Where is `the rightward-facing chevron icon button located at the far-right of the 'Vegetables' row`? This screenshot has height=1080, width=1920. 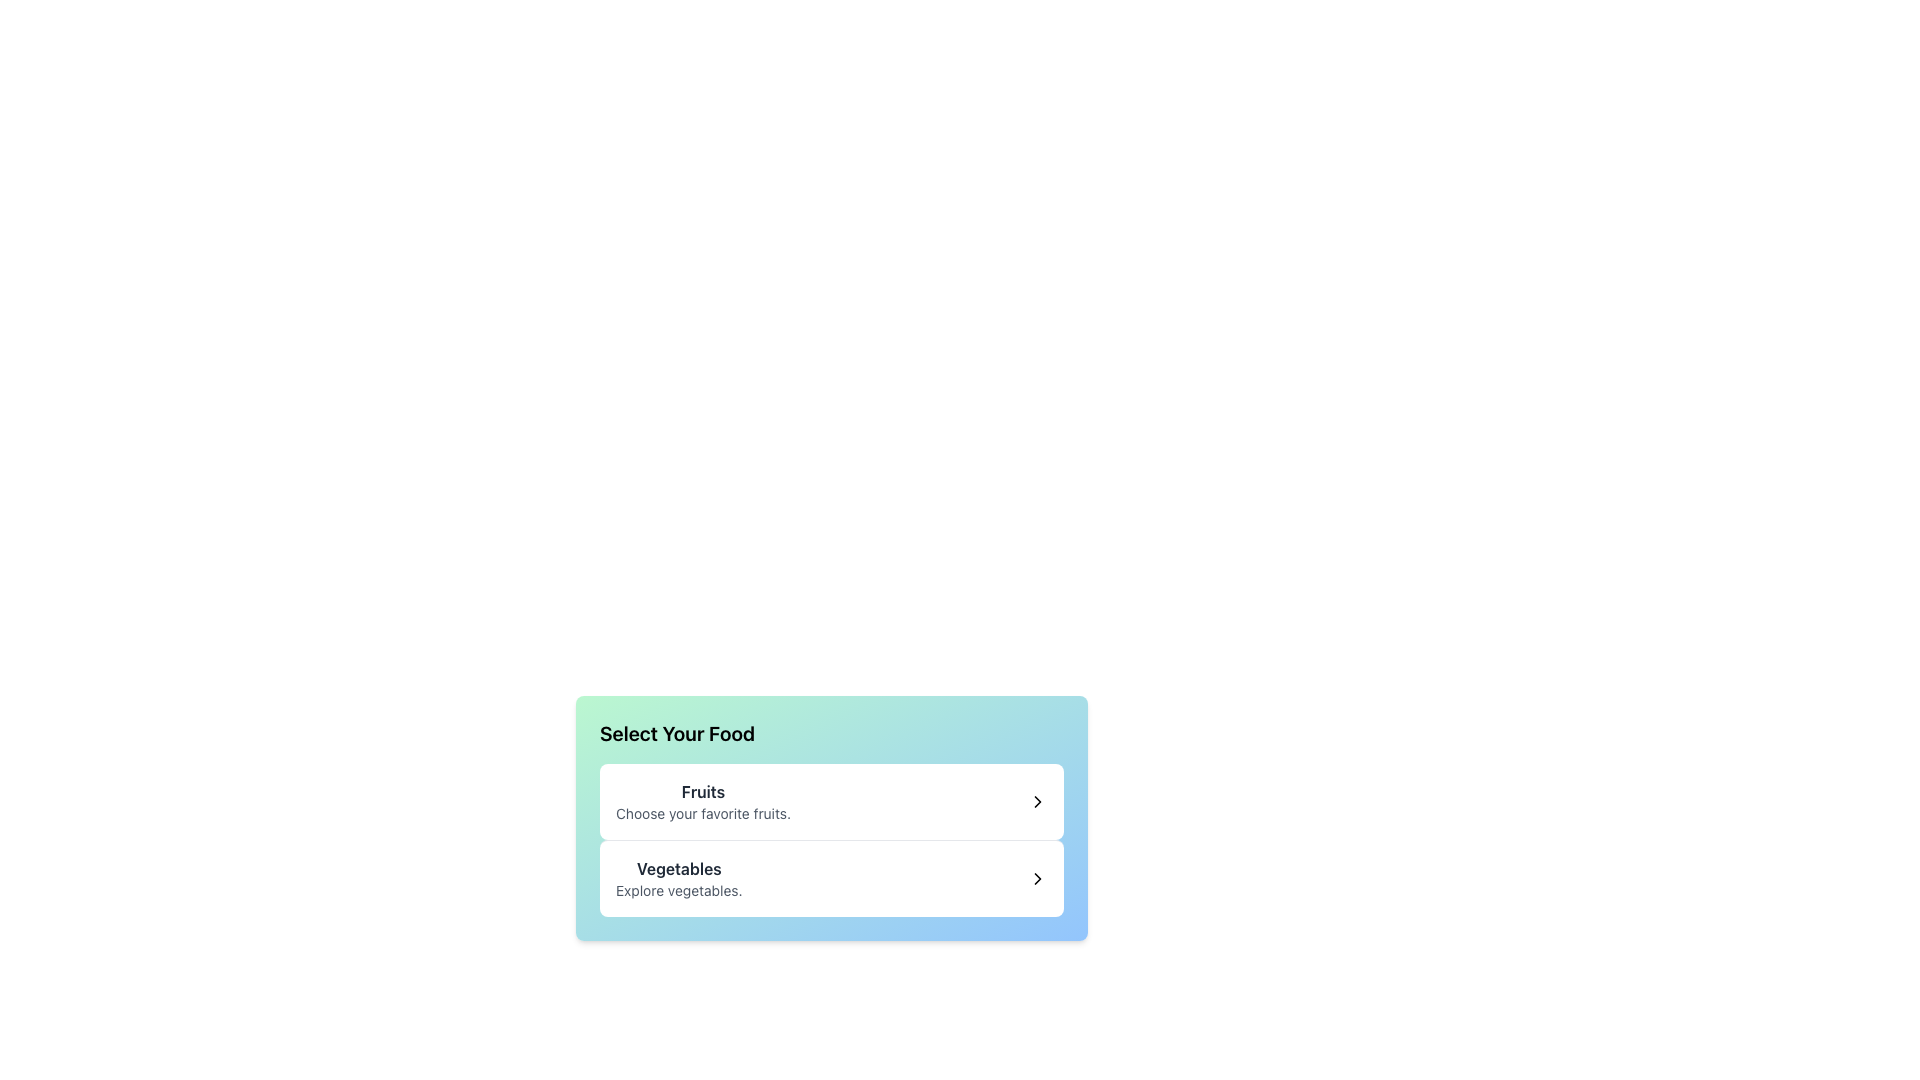
the rightward-facing chevron icon button located at the far-right of the 'Vegetables' row is located at coordinates (1037, 878).